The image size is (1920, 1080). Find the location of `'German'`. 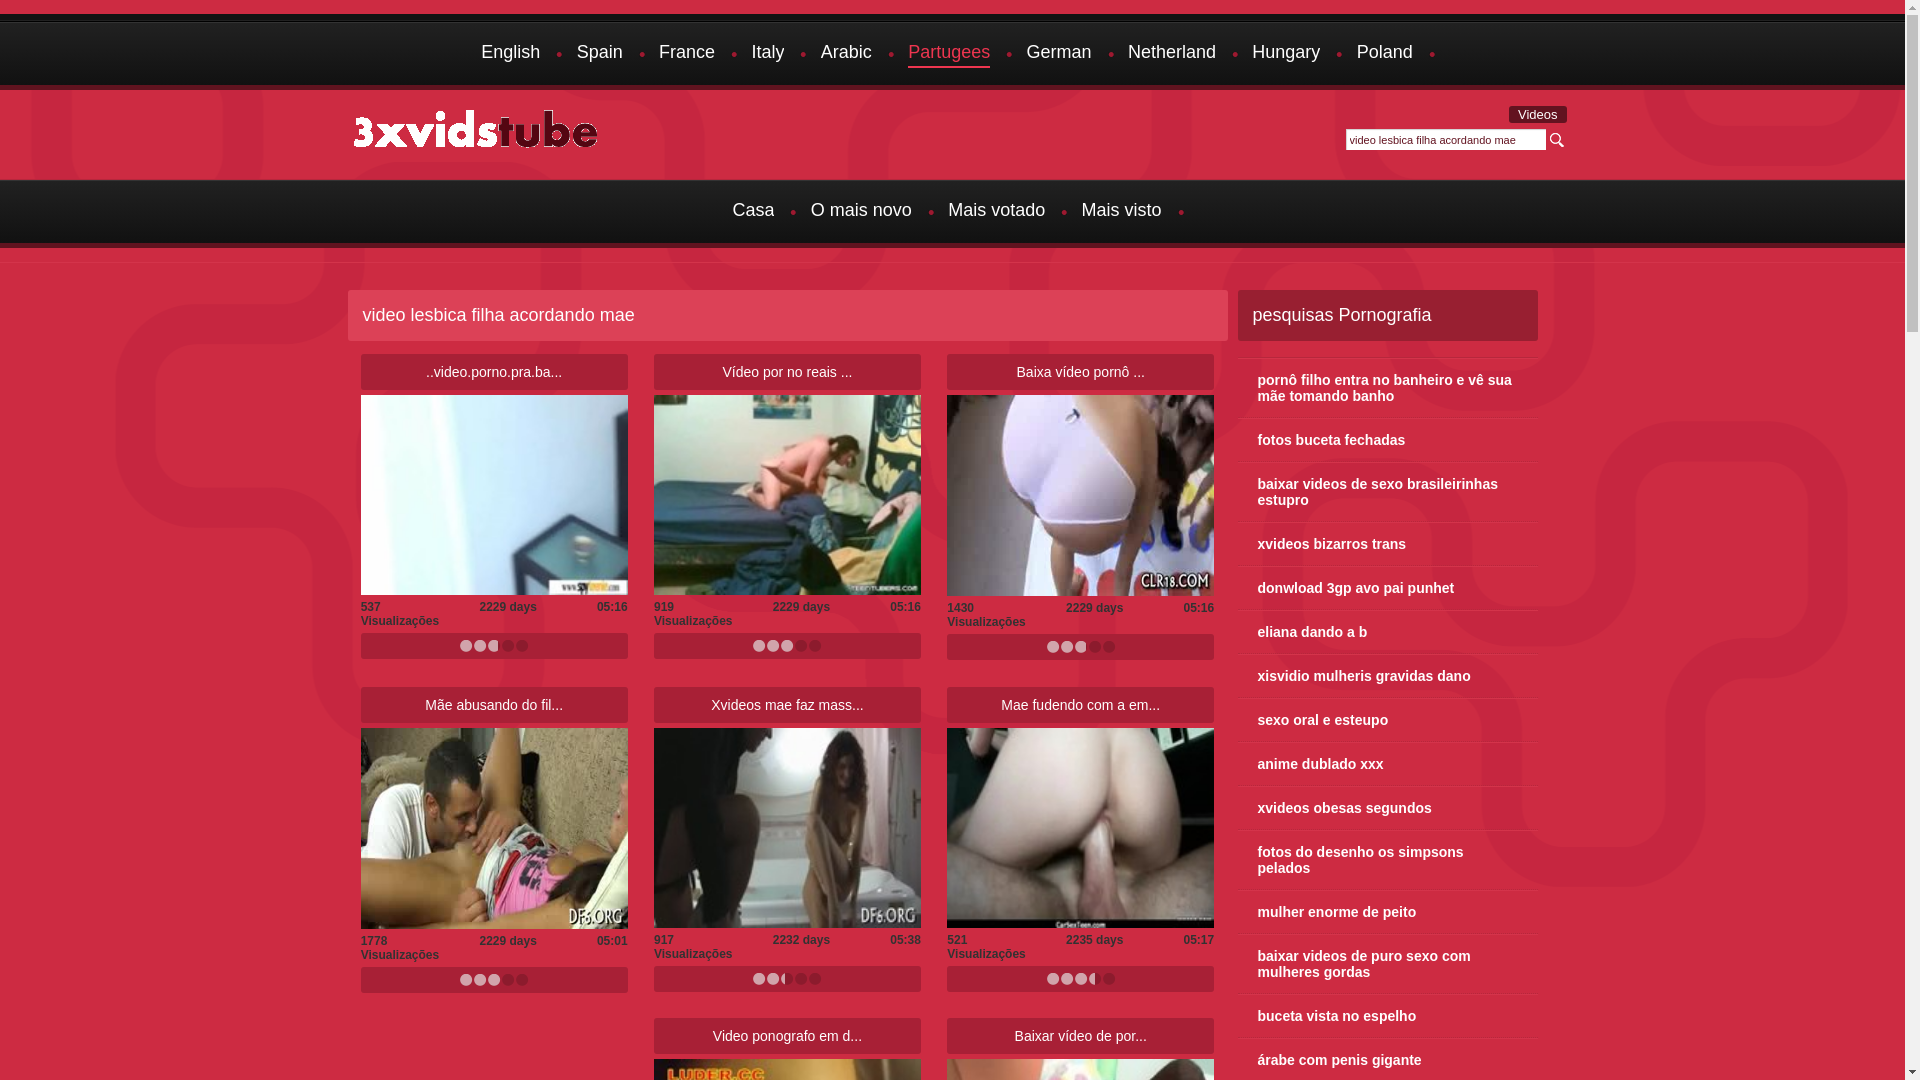

'German' is located at coordinates (1058, 53).